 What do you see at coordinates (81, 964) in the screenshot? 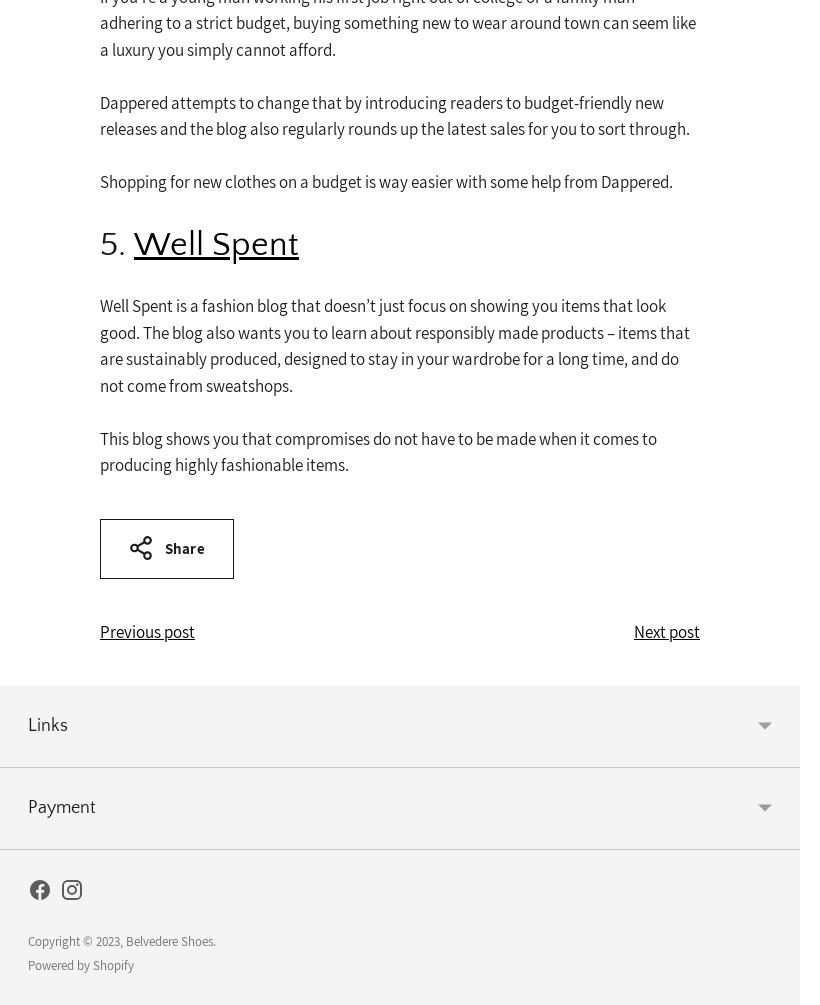
I see `'Powered by Shopify'` at bounding box center [81, 964].